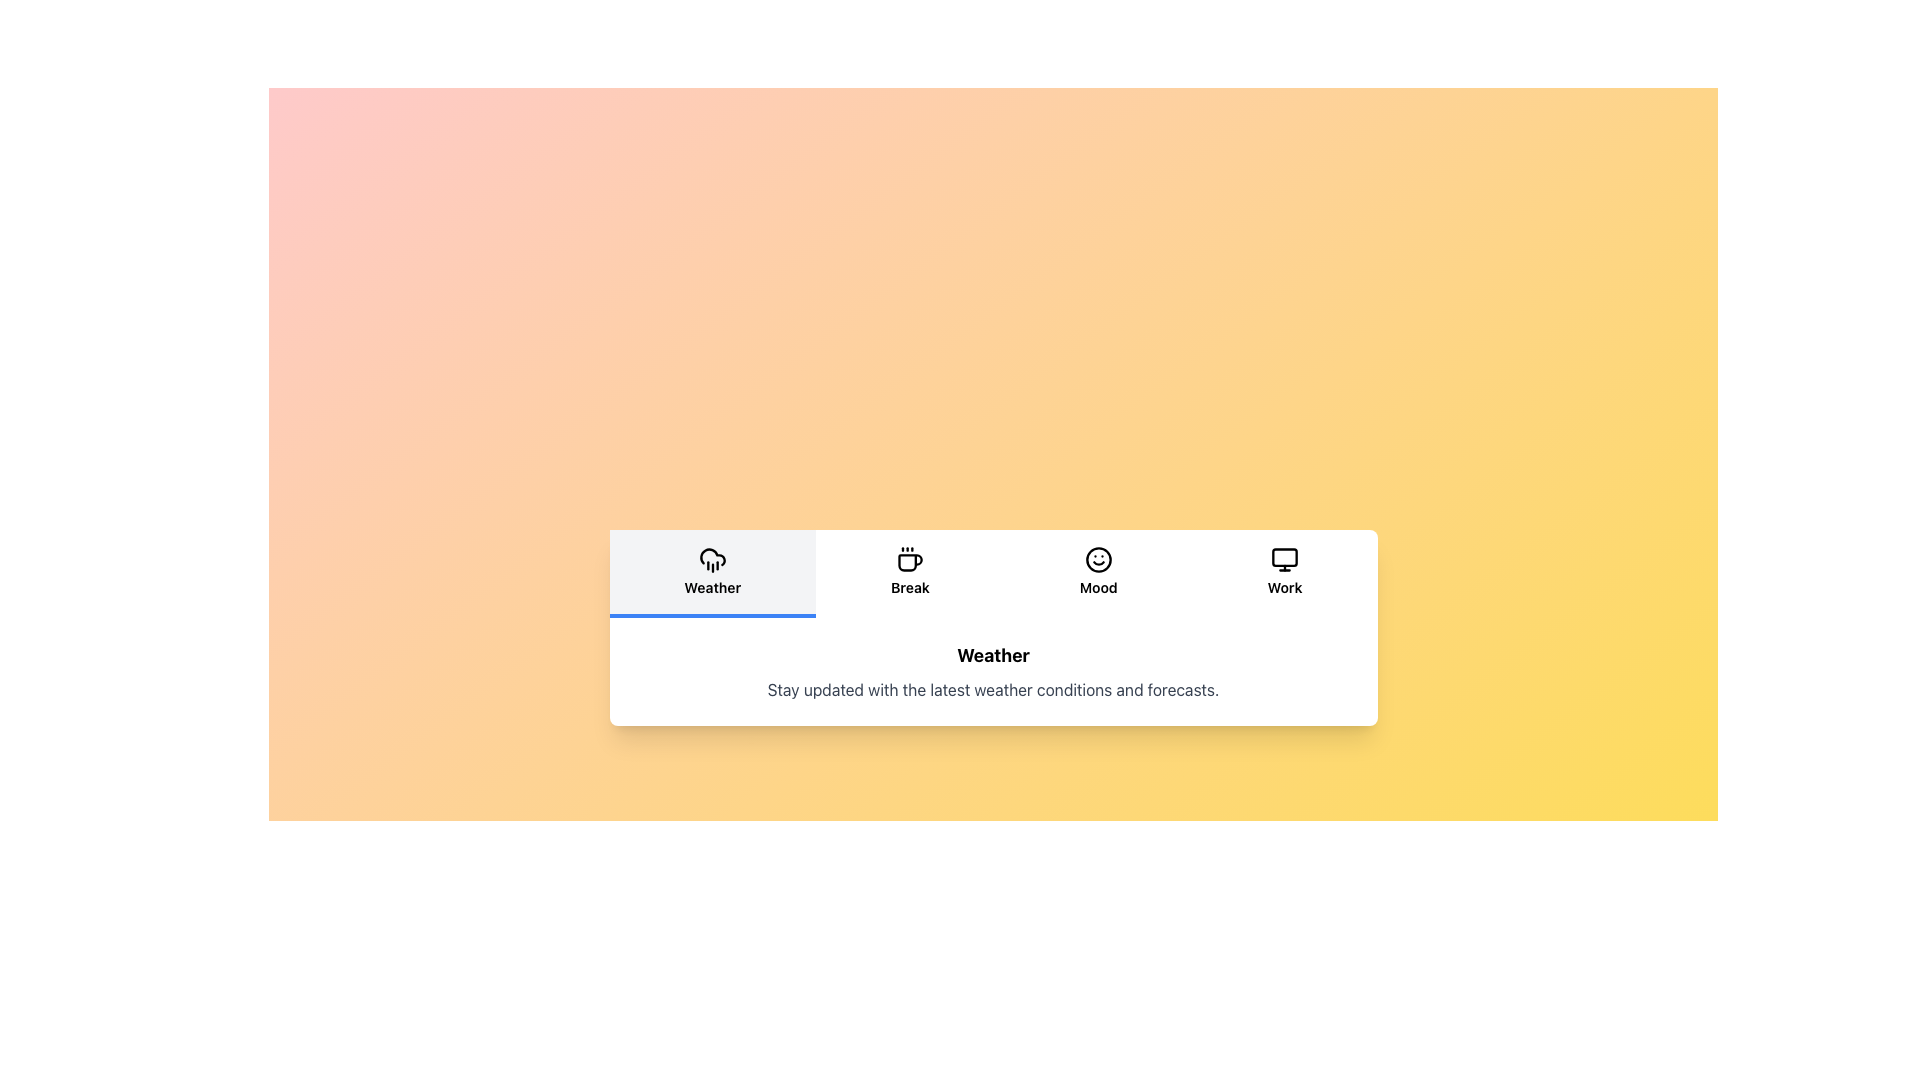 The width and height of the screenshot is (1920, 1080). What do you see at coordinates (1285, 571) in the screenshot?
I see `the 'Work' menu item, which features a computer monitor icon and is` at bounding box center [1285, 571].